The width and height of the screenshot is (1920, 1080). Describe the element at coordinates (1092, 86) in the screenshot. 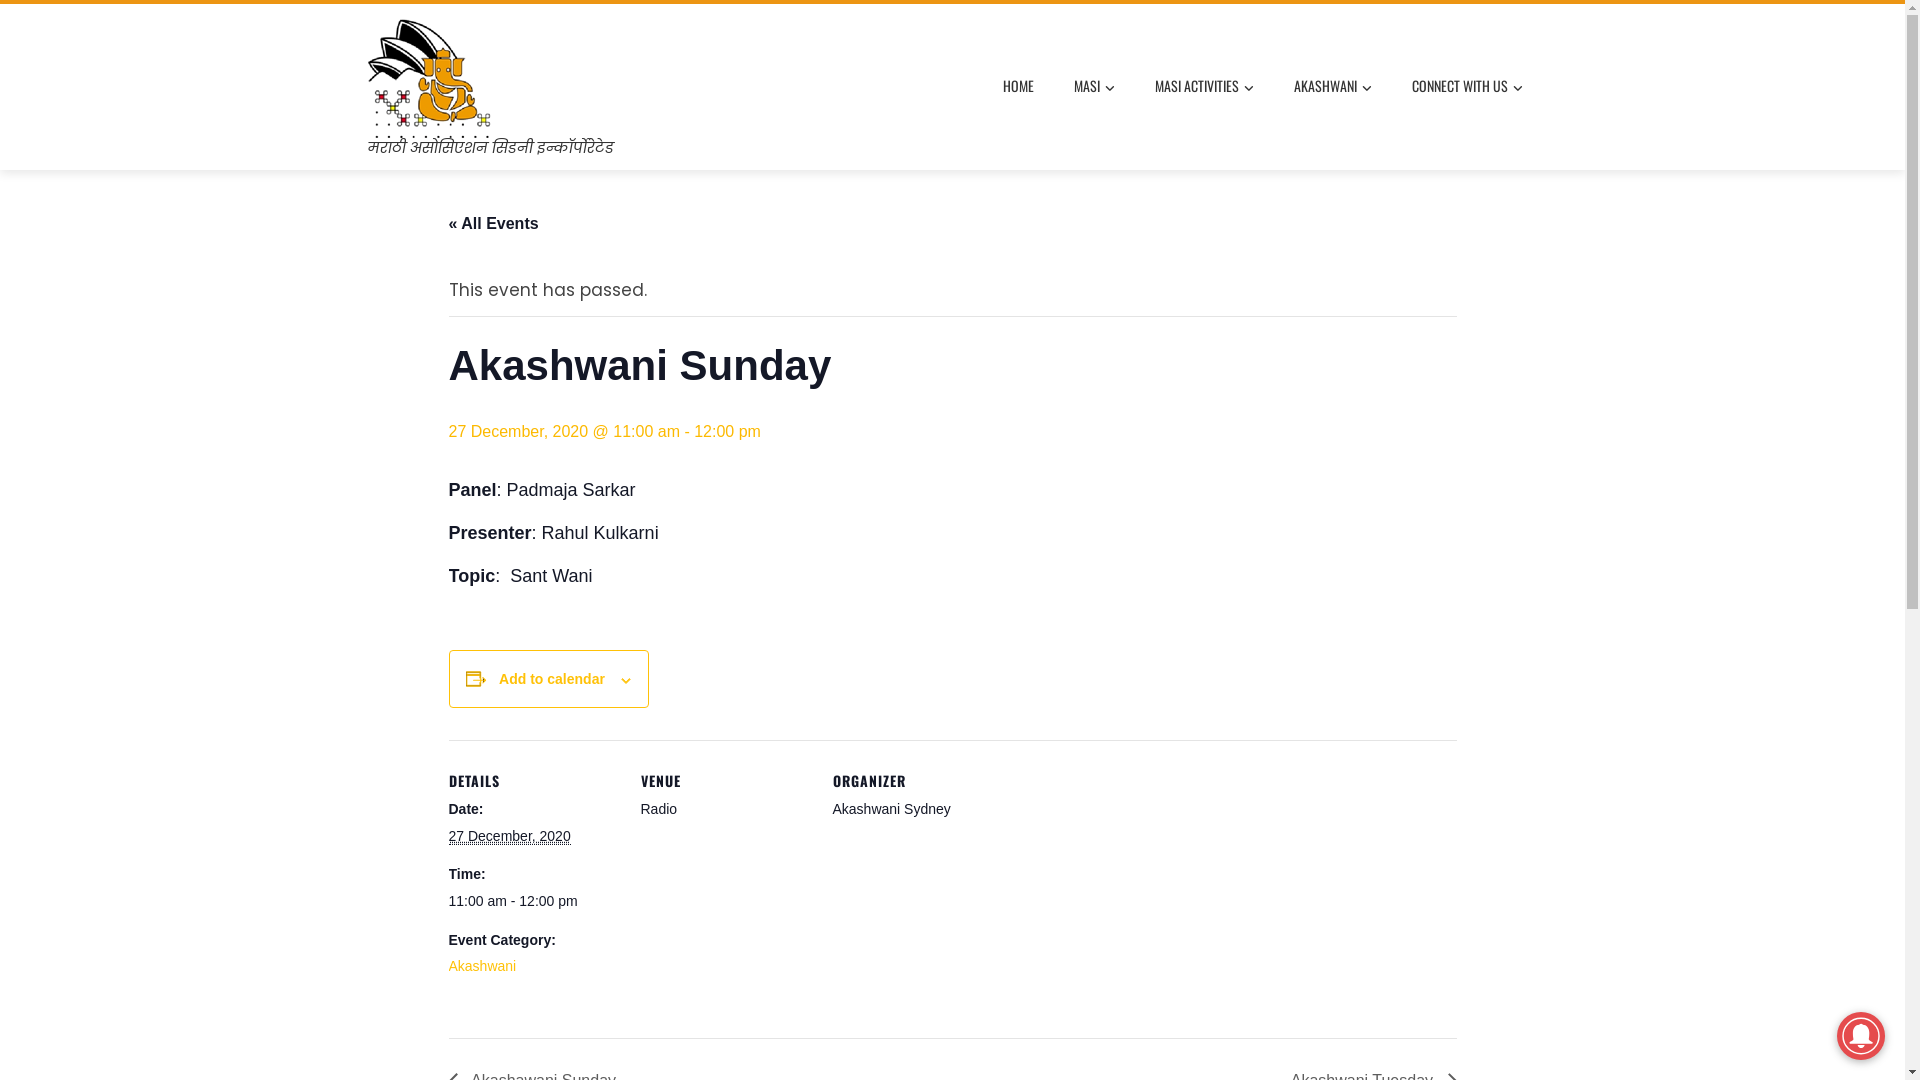

I see `'MASI'` at that location.